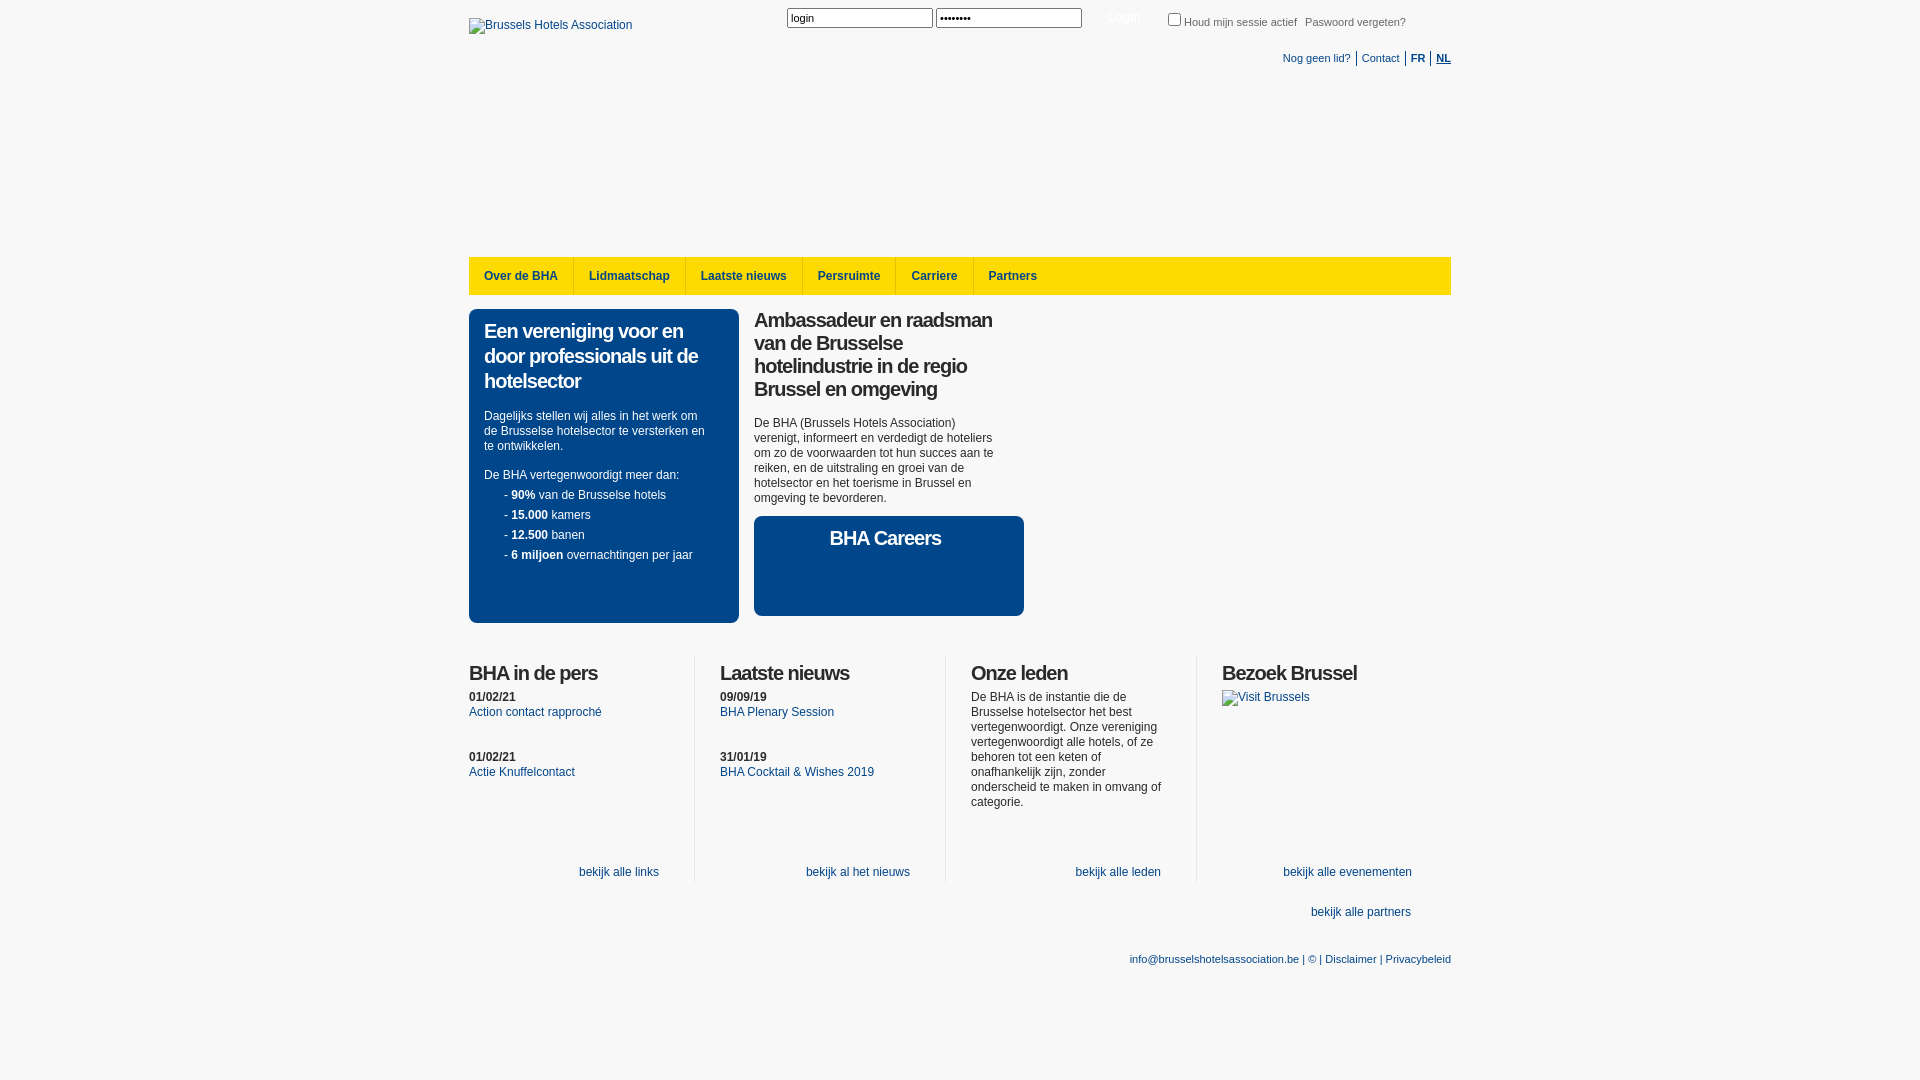  I want to click on 'Contact', so click(1380, 56).